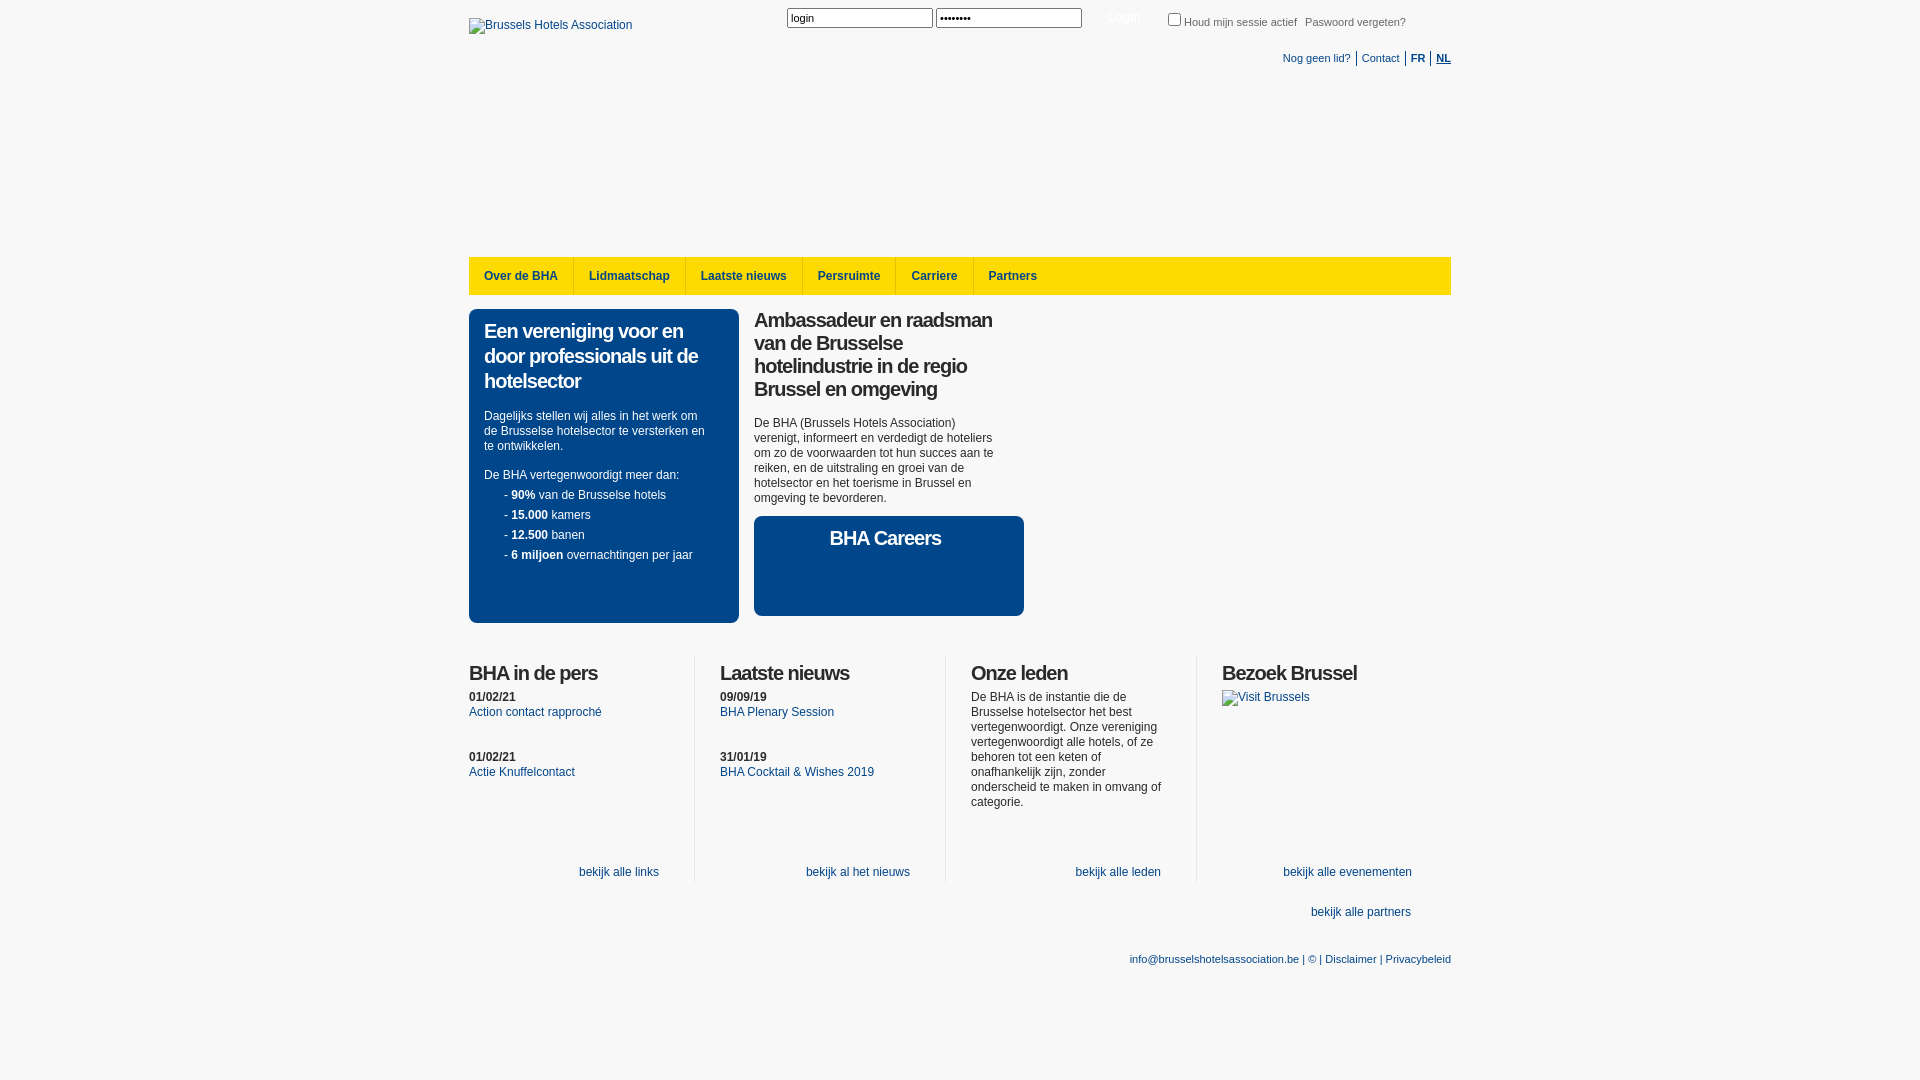  I want to click on 'Contact', so click(1380, 56).